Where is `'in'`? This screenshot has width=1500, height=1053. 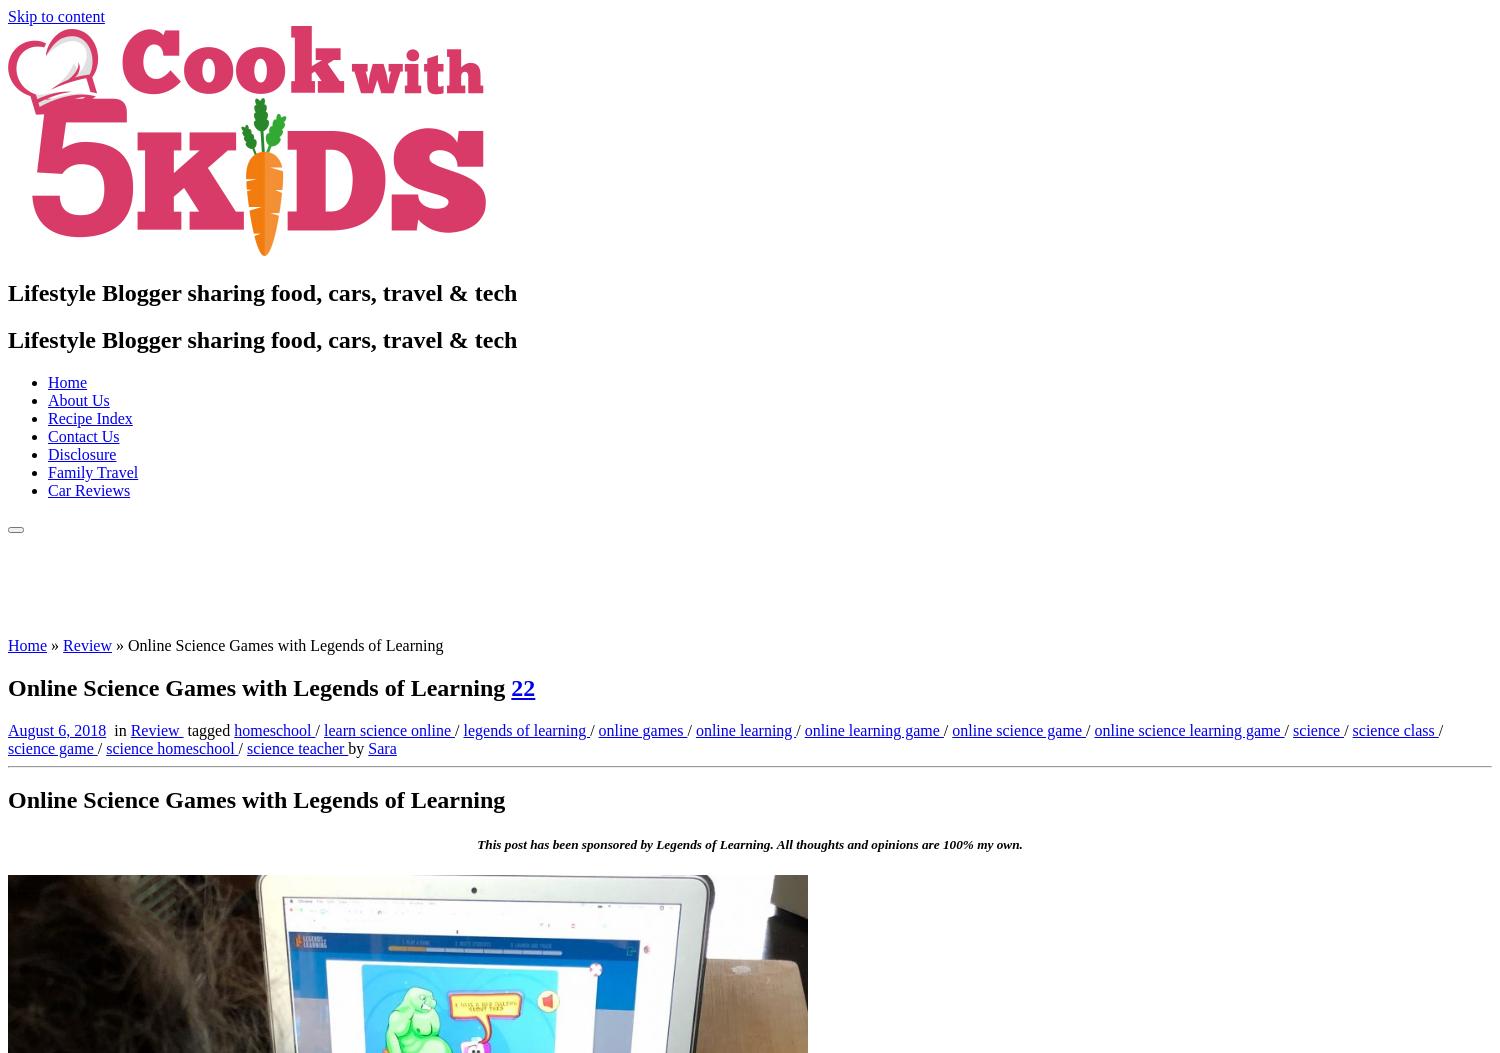 'in' is located at coordinates (105, 728).